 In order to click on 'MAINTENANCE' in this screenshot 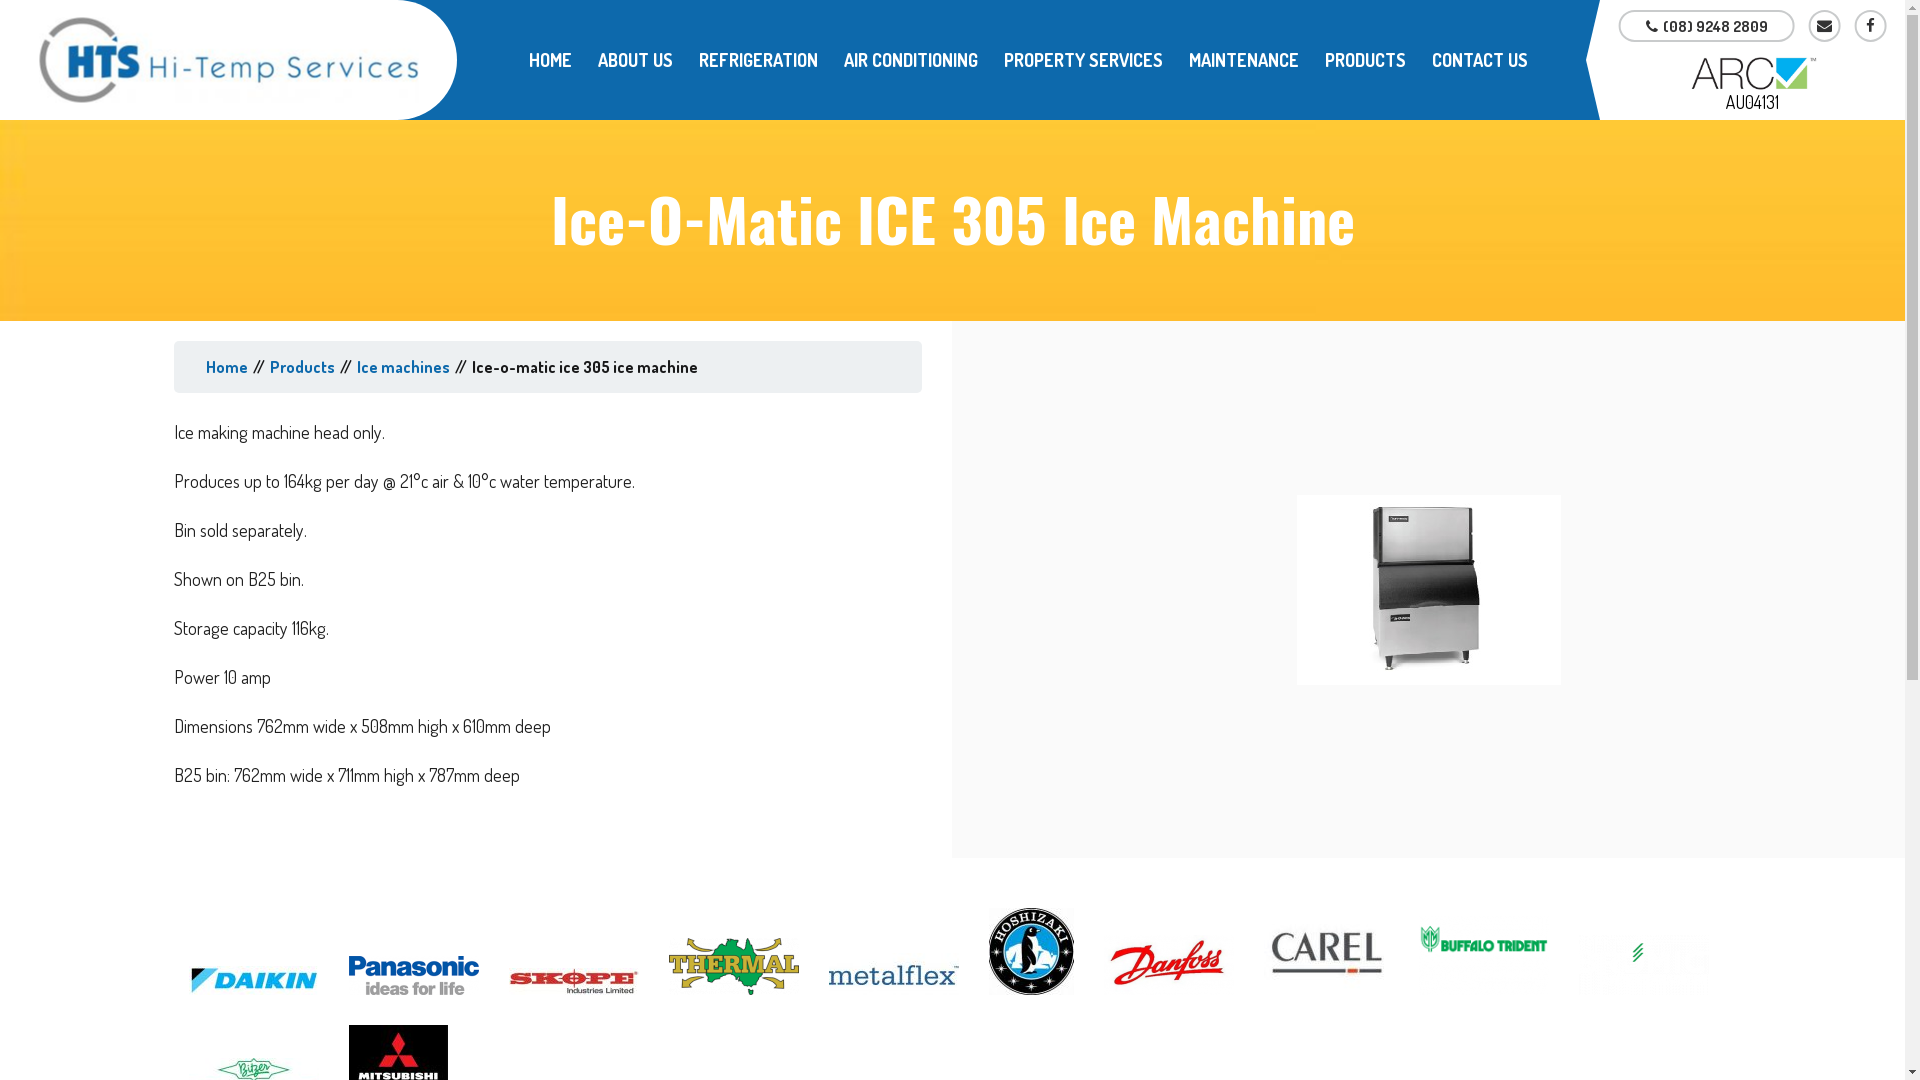, I will do `click(1242, 59)`.